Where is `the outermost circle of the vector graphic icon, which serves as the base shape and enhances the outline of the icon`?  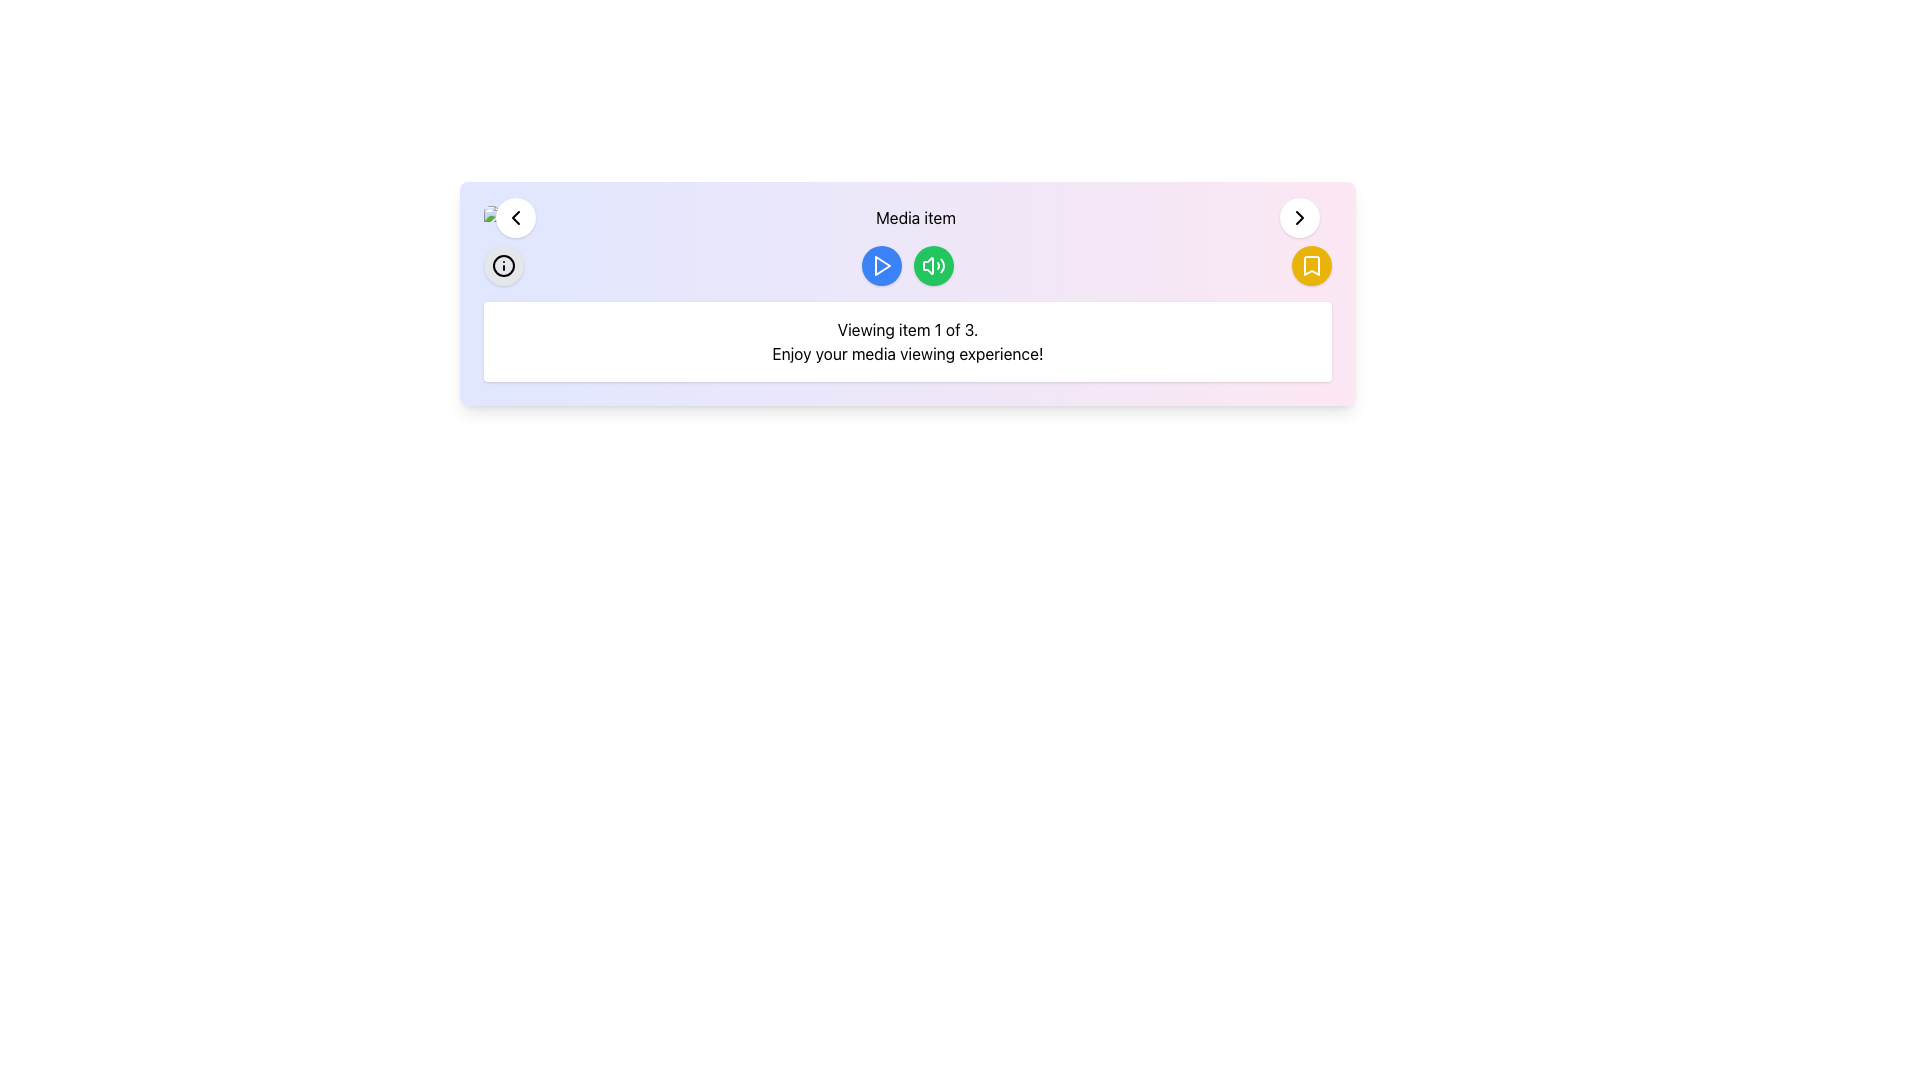
the outermost circle of the vector graphic icon, which serves as the base shape and enhances the outline of the icon is located at coordinates (504, 265).